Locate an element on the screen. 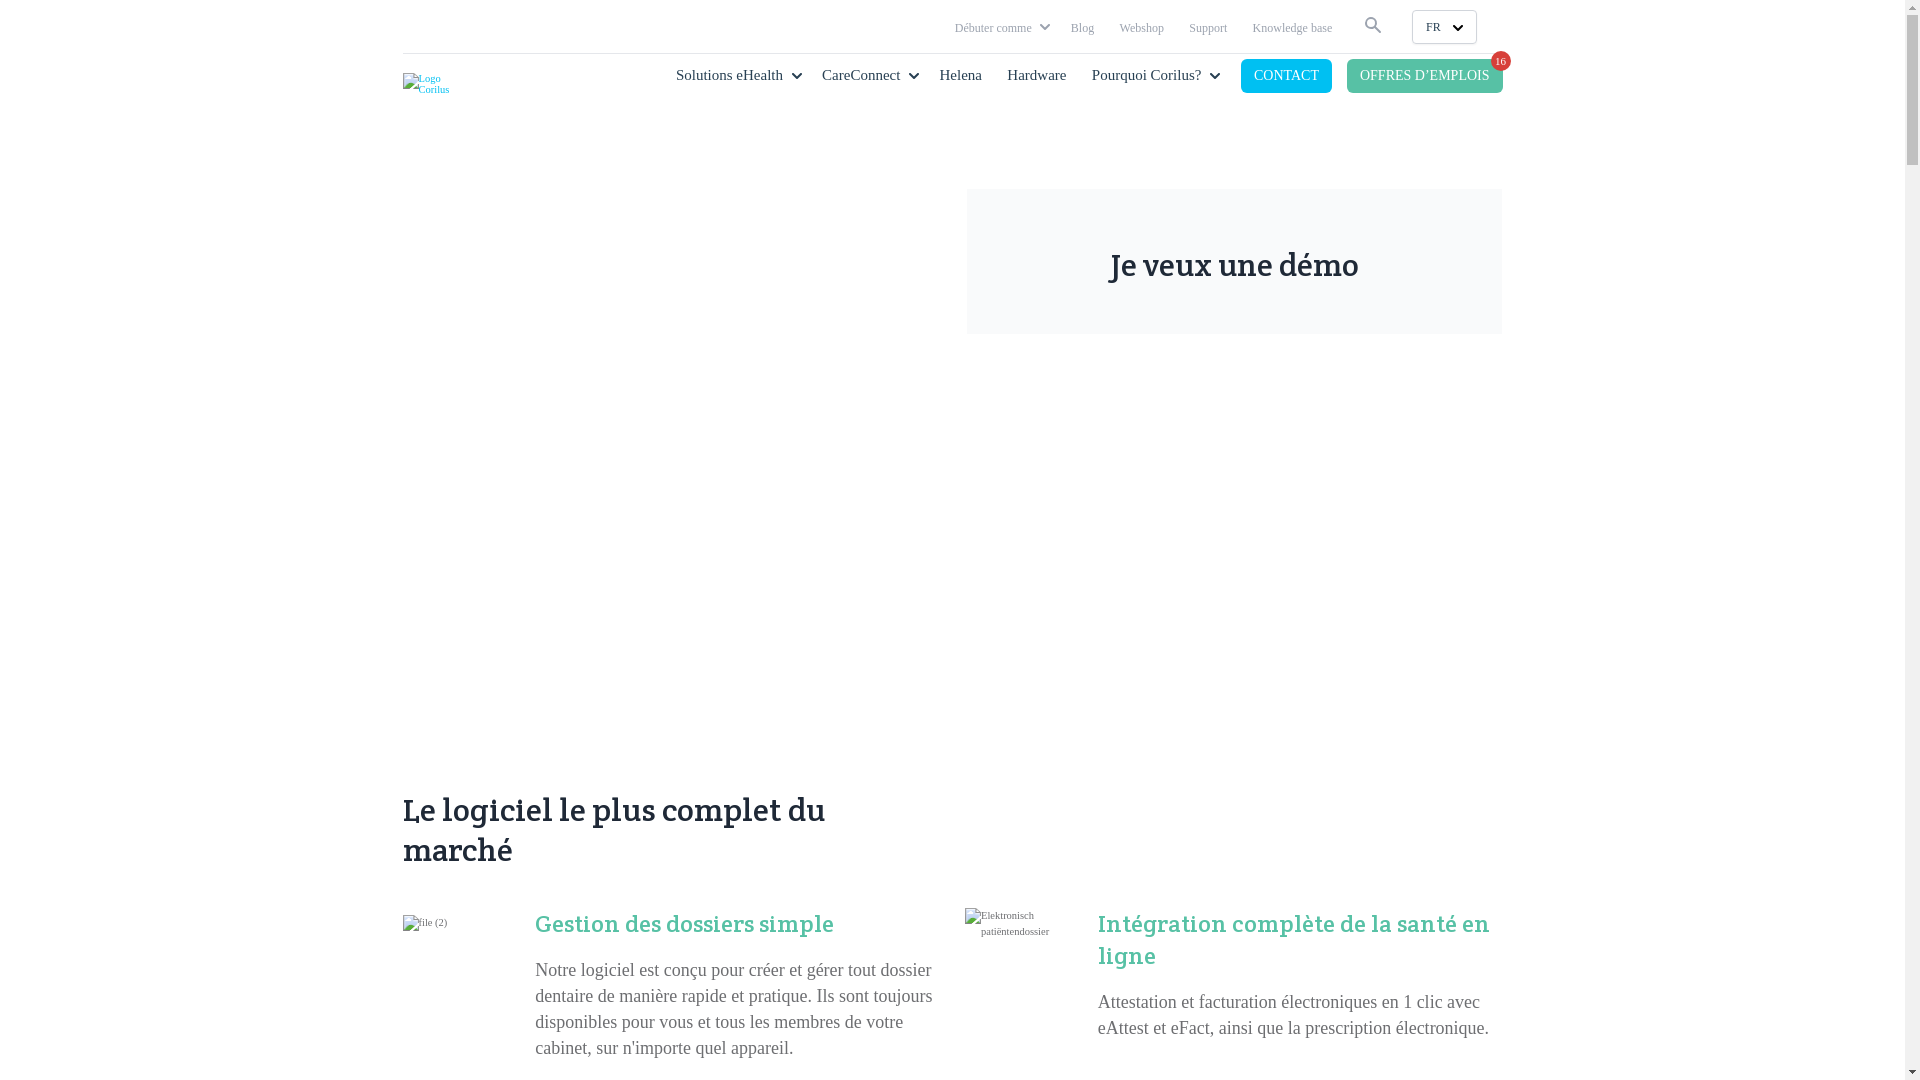 The image size is (1920, 1080). 'SHOW SUBMENU FOR CARECONNECT' is located at coordinates (912, 73).